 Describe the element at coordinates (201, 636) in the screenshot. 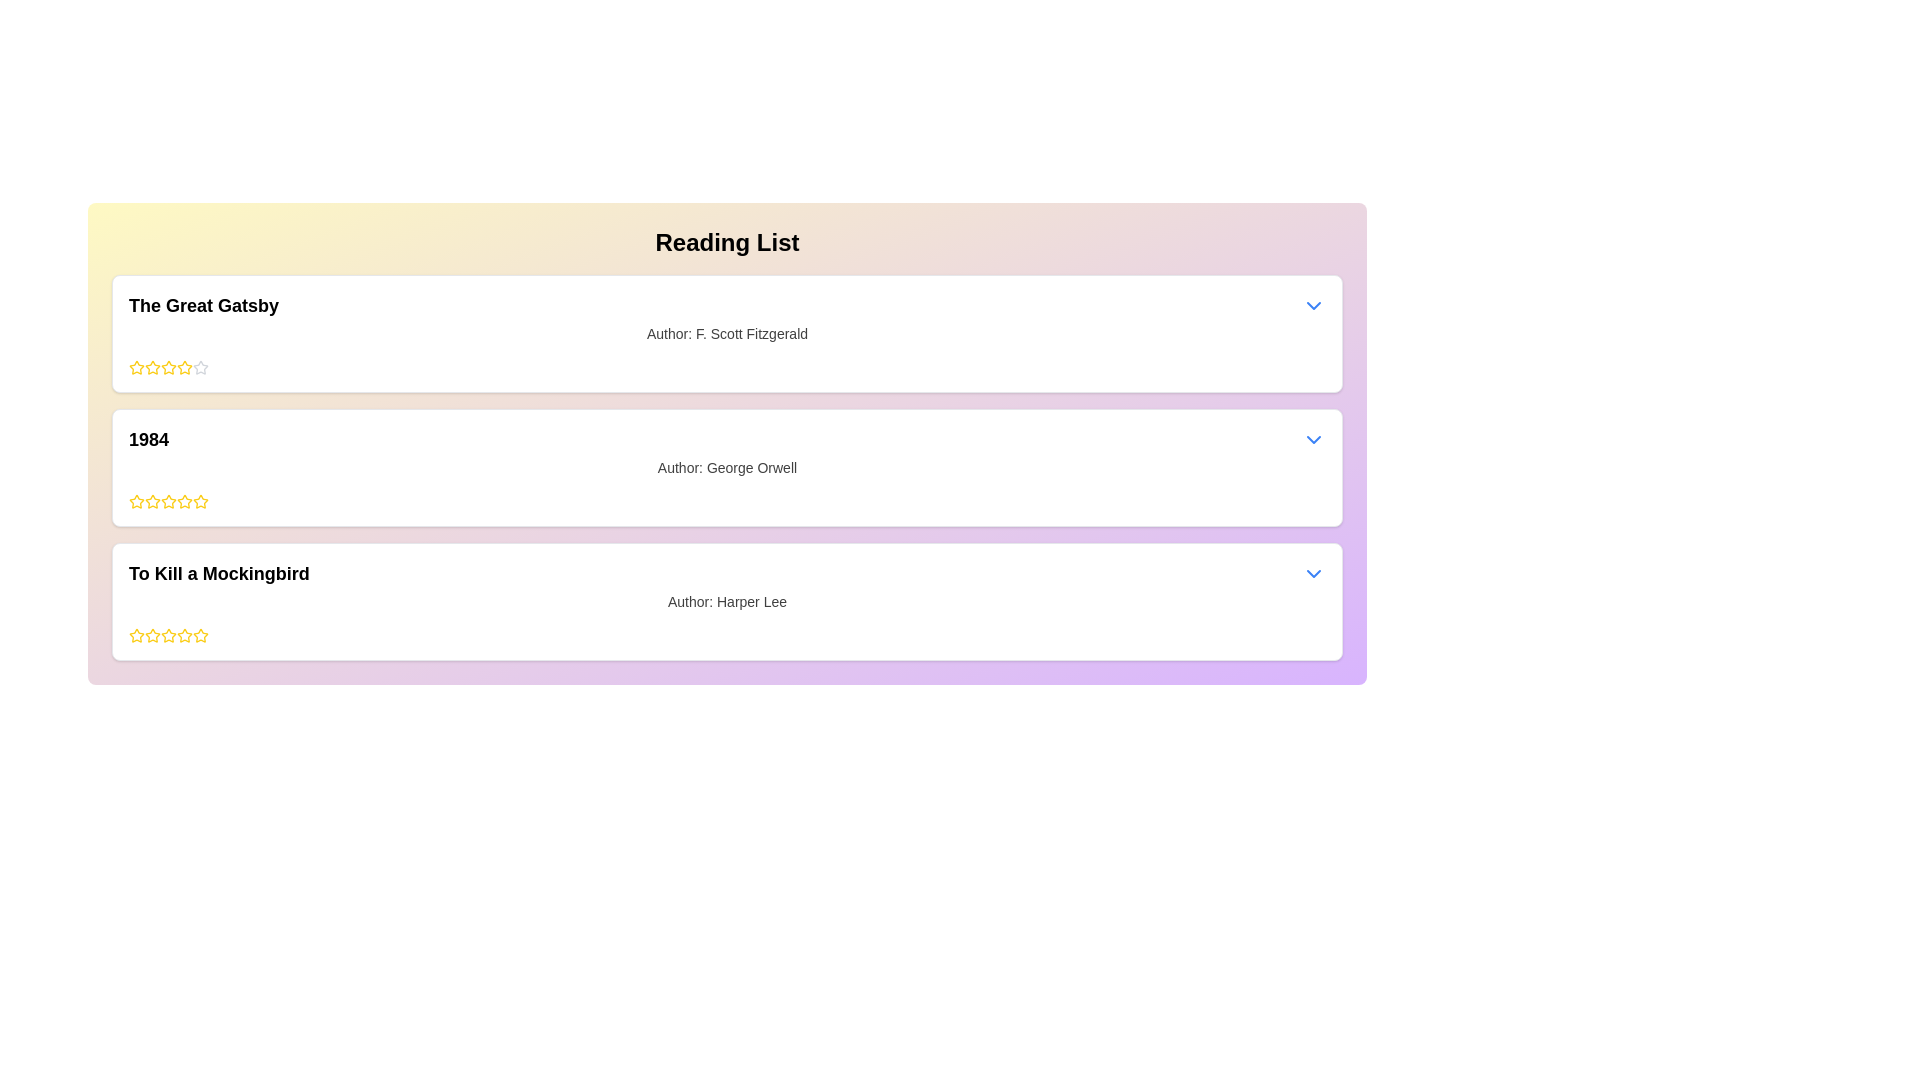

I see `the fifth star icon in the rating system for the book 'To Kill a Mockingbird'` at that location.